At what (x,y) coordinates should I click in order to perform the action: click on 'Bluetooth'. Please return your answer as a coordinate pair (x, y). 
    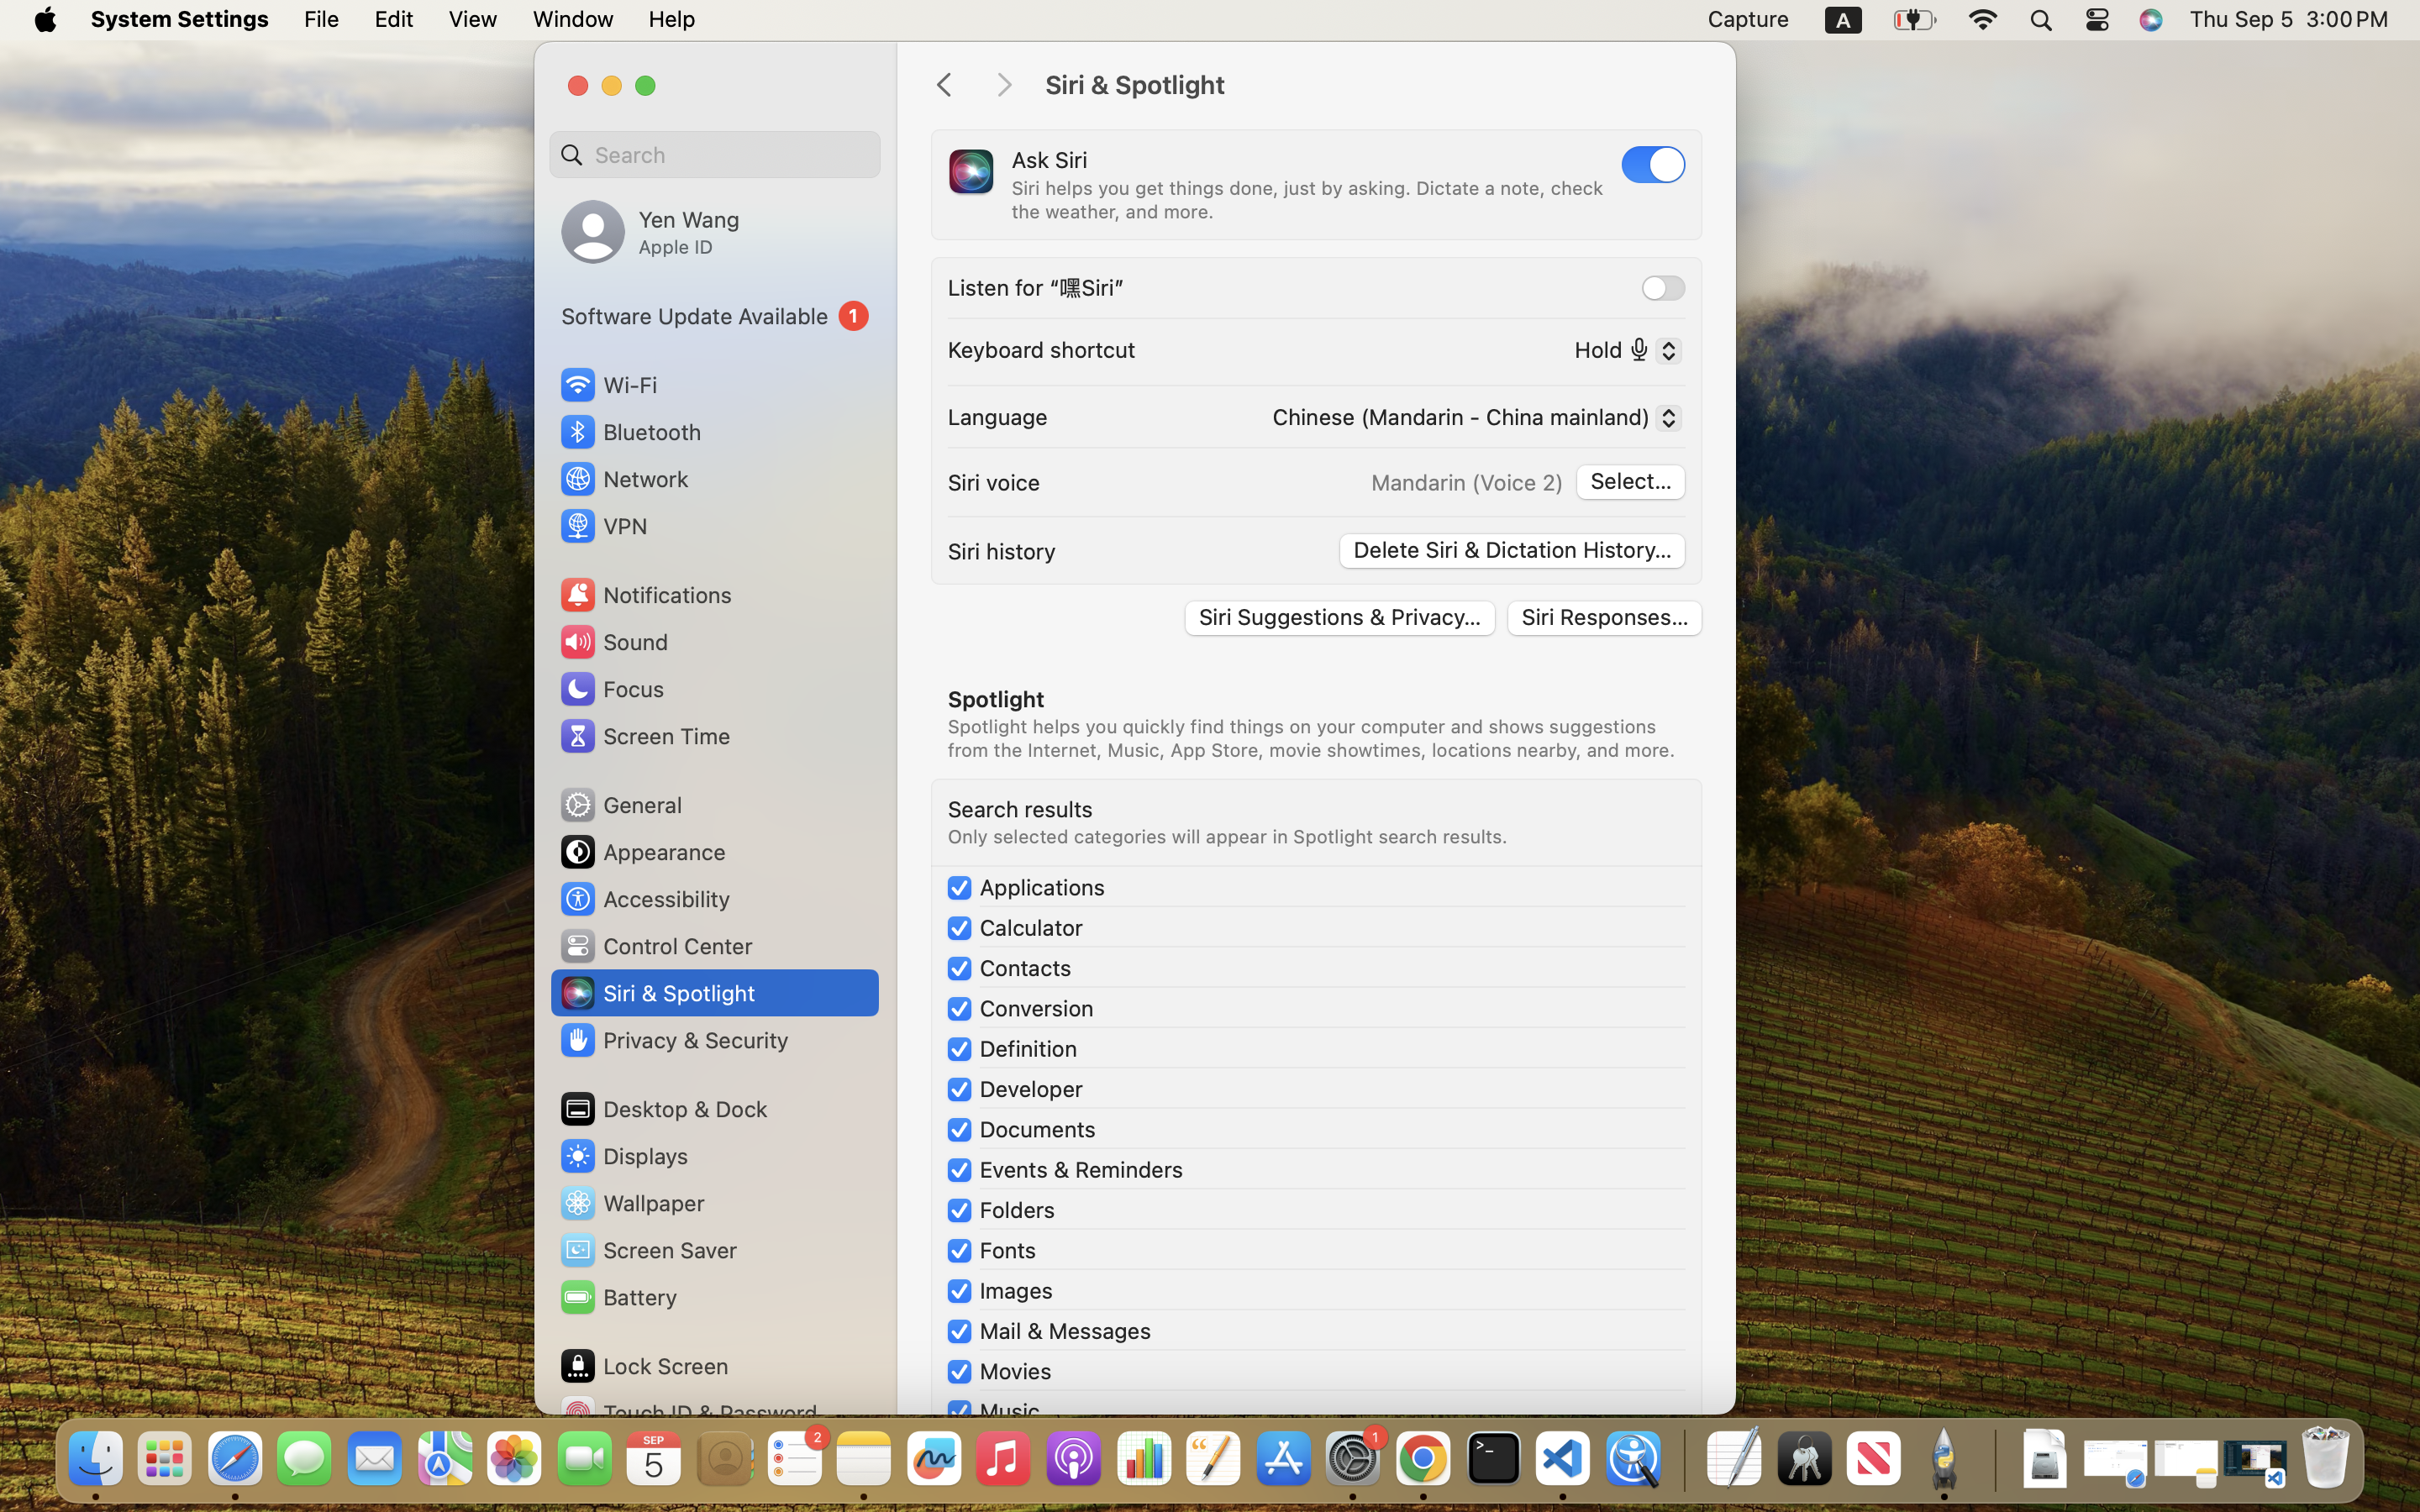
    Looking at the image, I should click on (629, 431).